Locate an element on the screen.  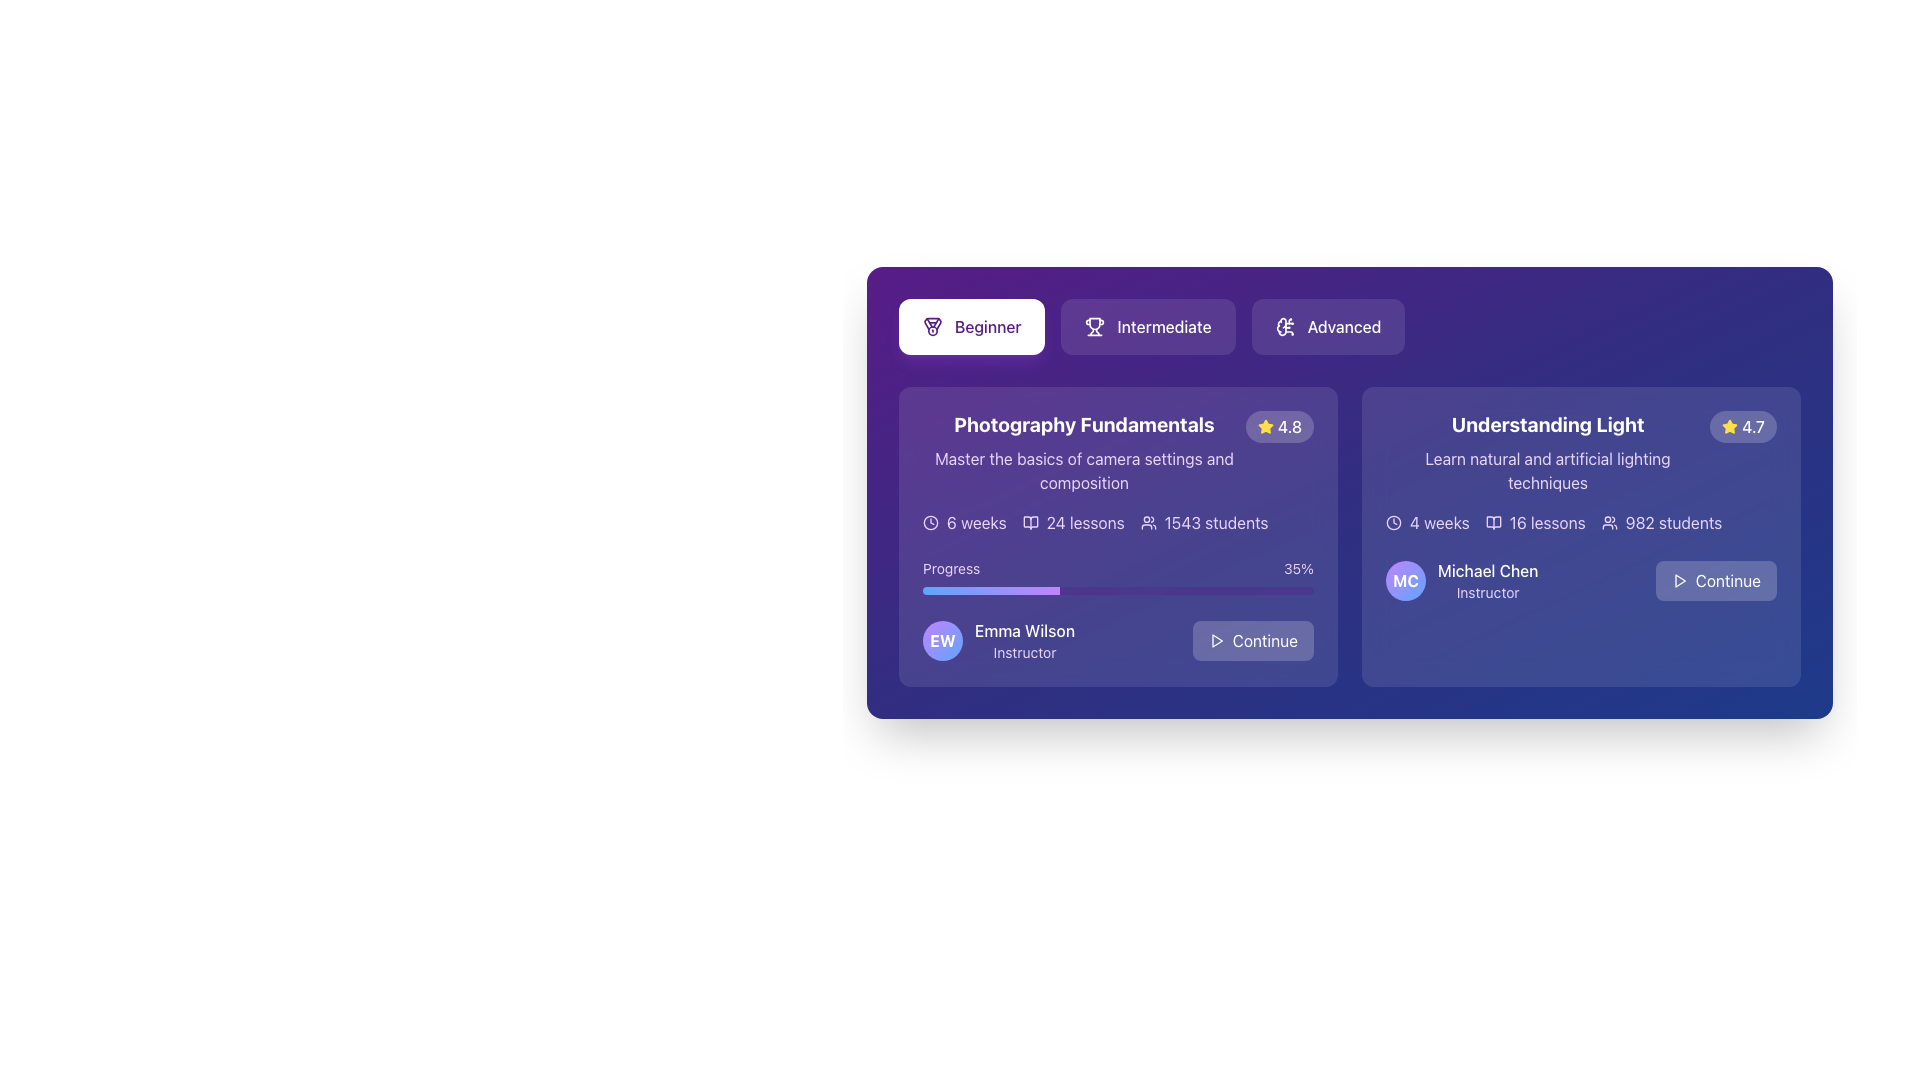
the '6 weeks' text and clock icon pair, which is the first element under the 'Photography Fundamentals' section is located at coordinates (964, 522).